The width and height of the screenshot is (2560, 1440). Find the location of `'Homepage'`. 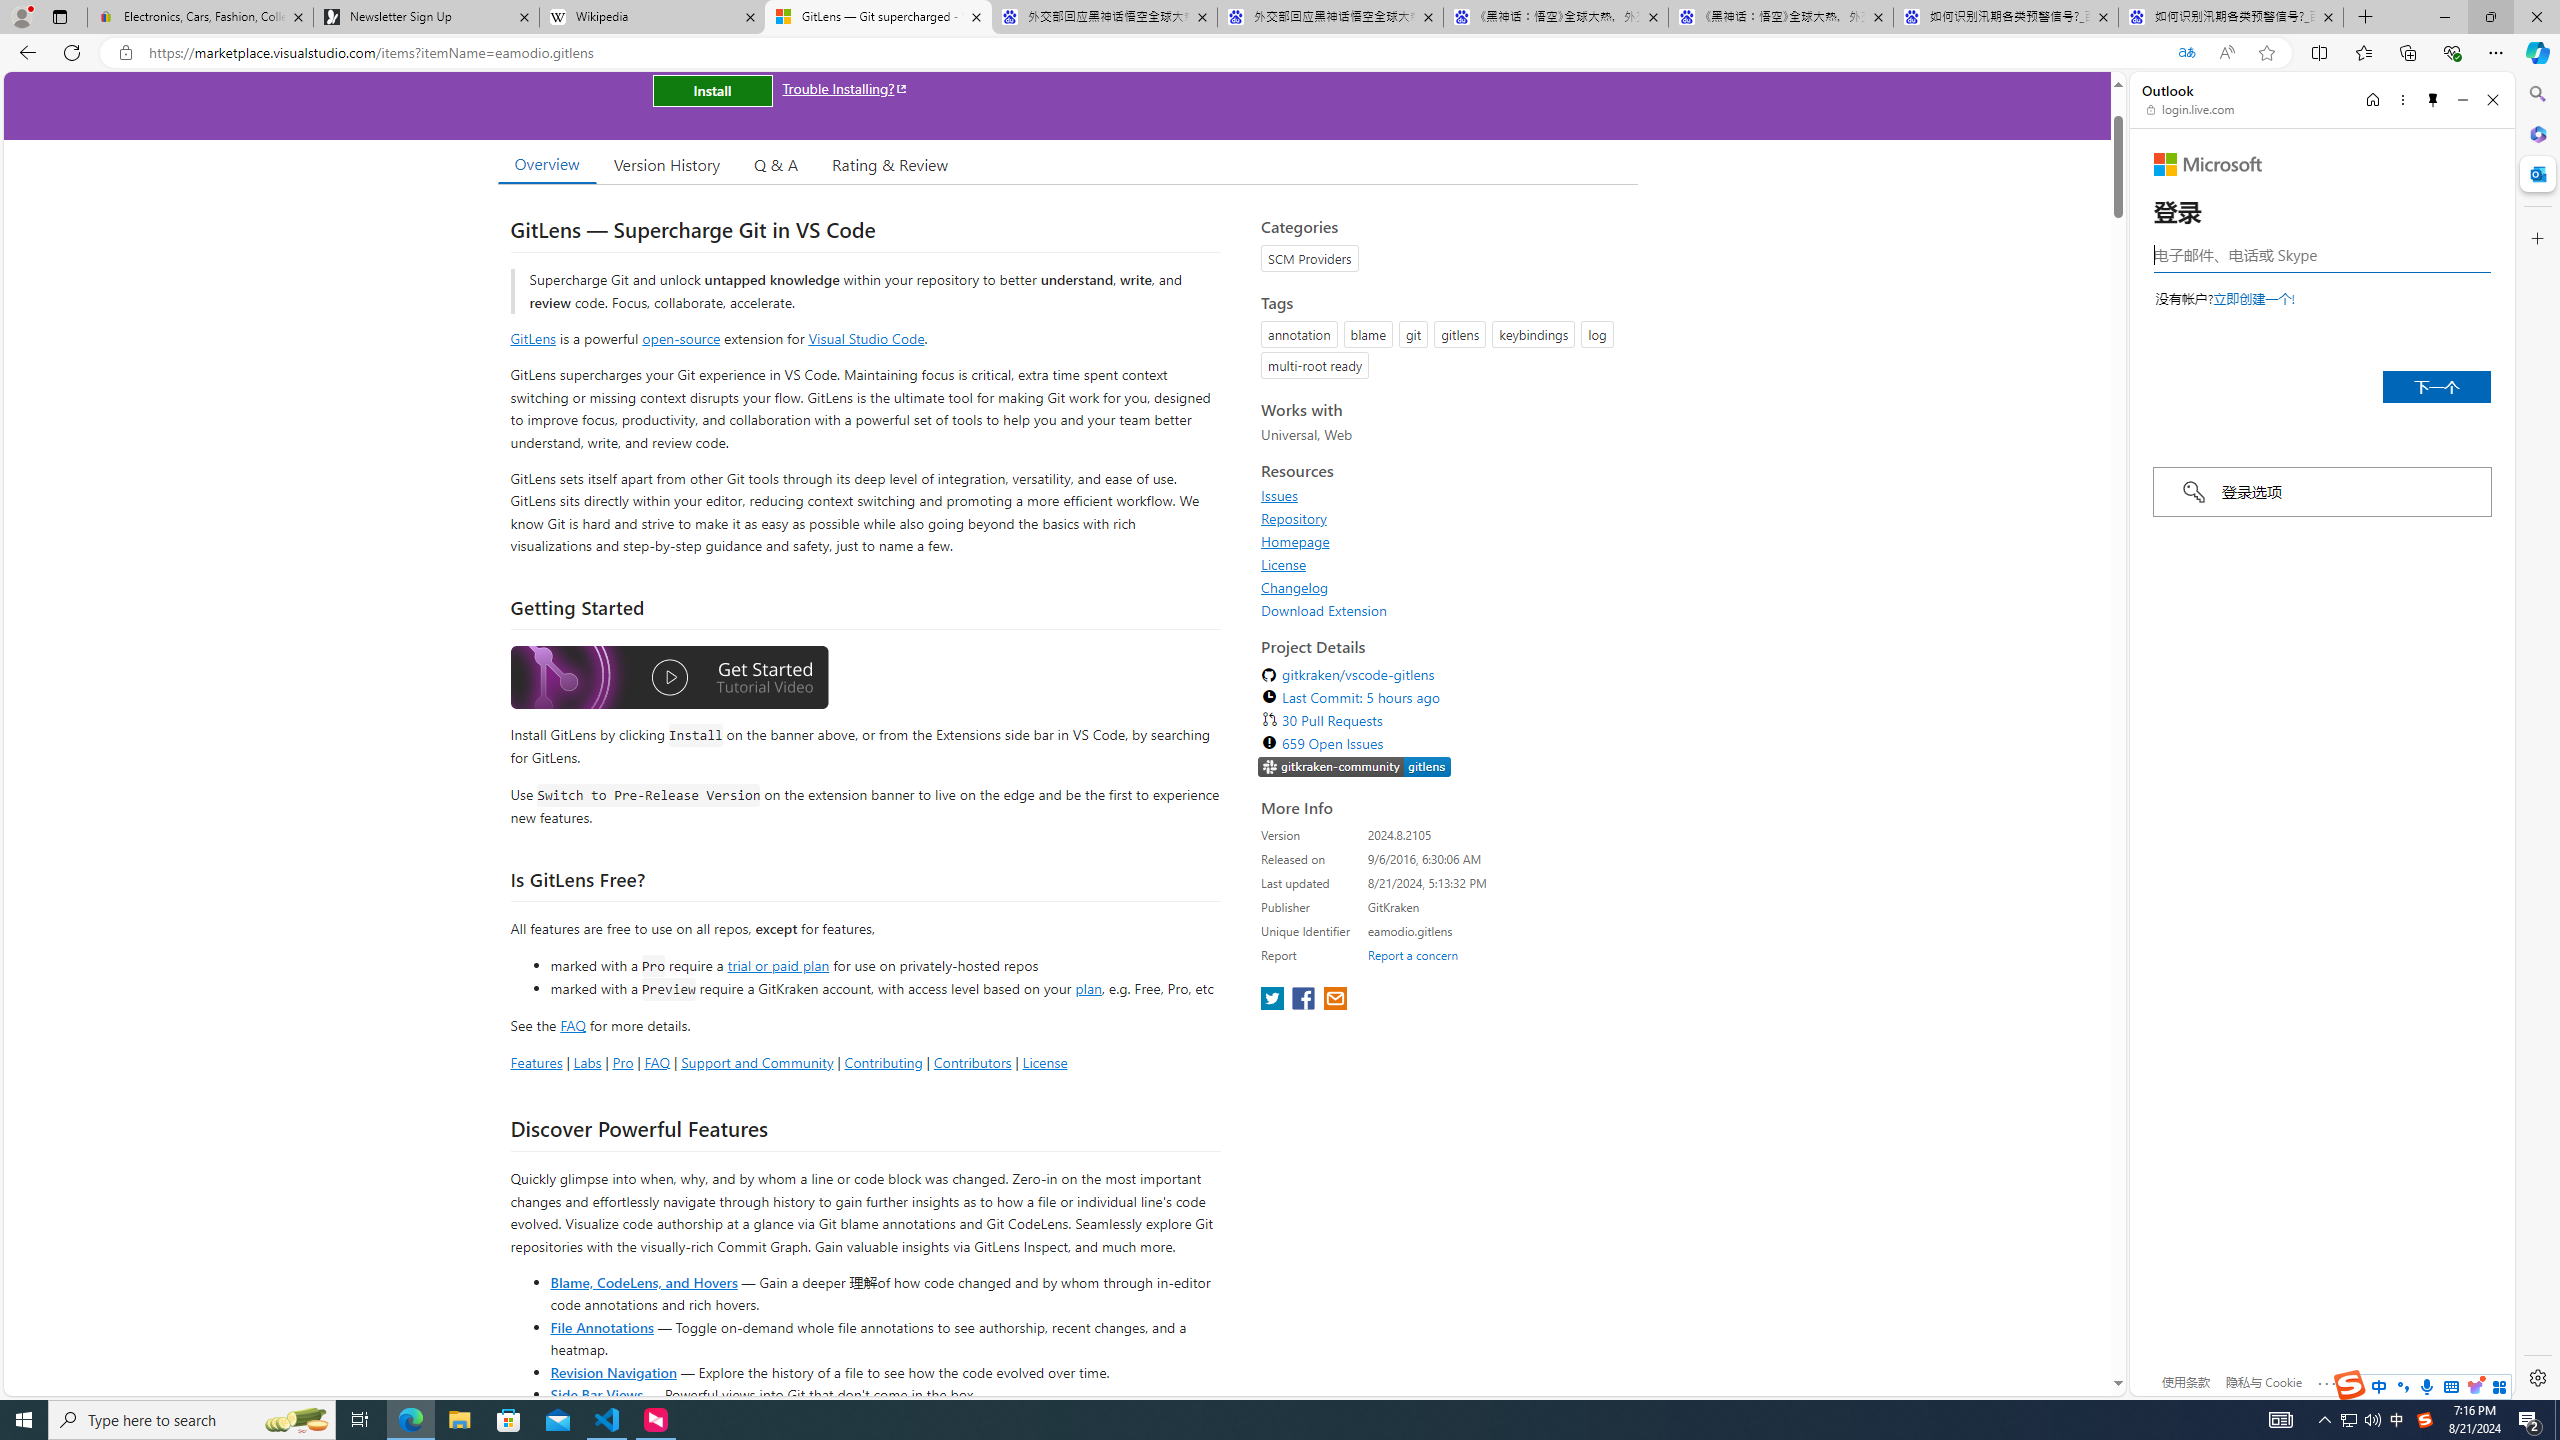

'Homepage' is located at coordinates (1296, 540).